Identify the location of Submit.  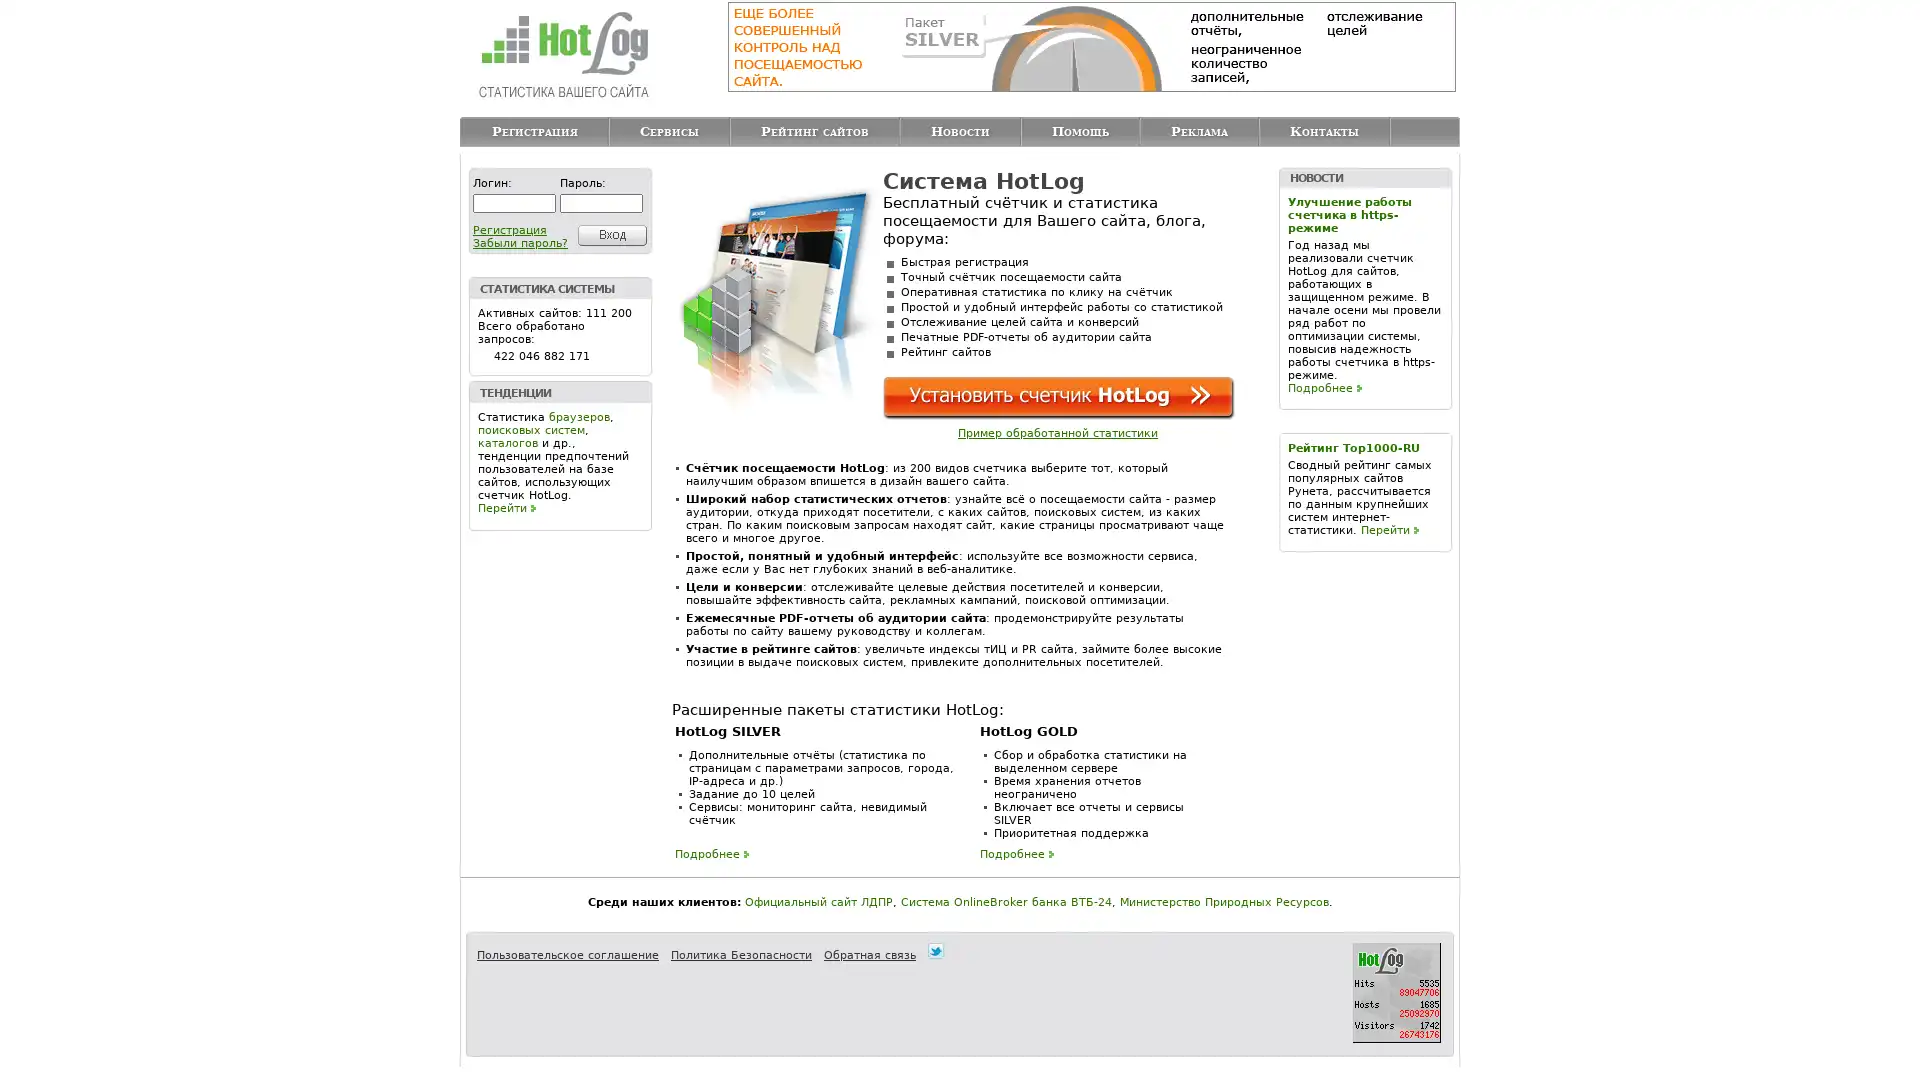
(608, 234).